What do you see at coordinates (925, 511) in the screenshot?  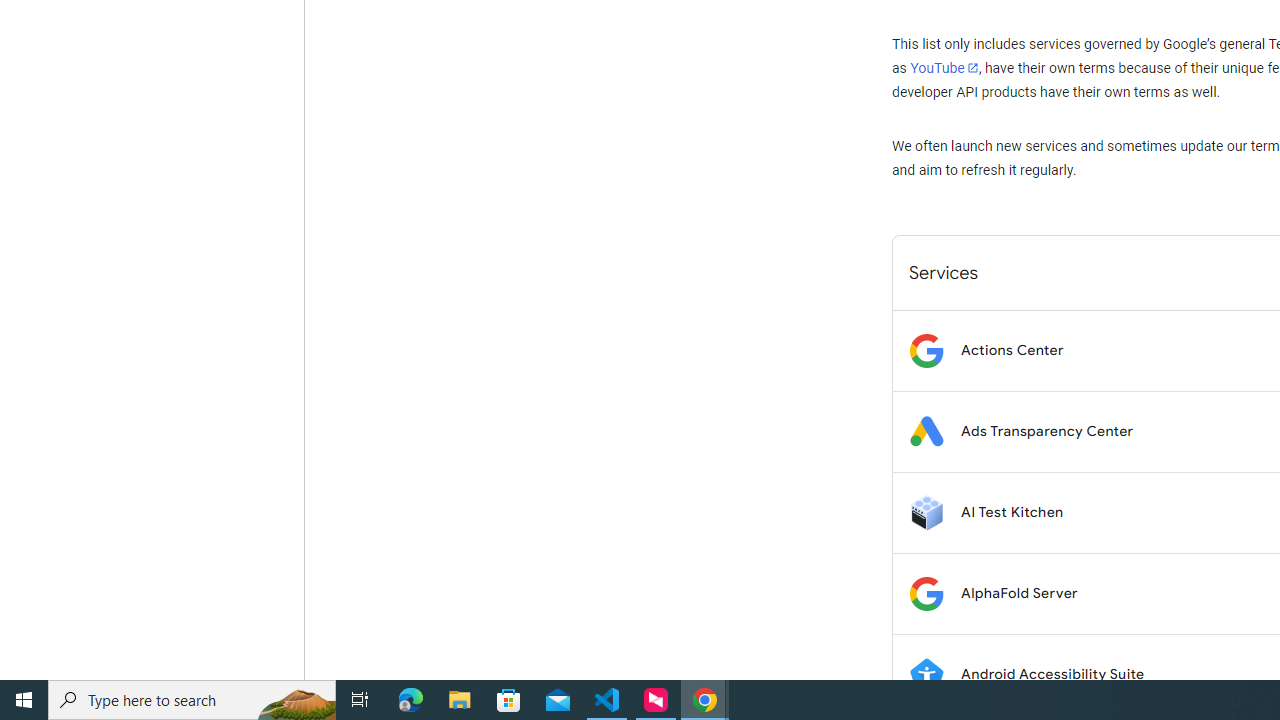 I see `'Logo for AI Test Kitchen'` at bounding box center [925, 511].